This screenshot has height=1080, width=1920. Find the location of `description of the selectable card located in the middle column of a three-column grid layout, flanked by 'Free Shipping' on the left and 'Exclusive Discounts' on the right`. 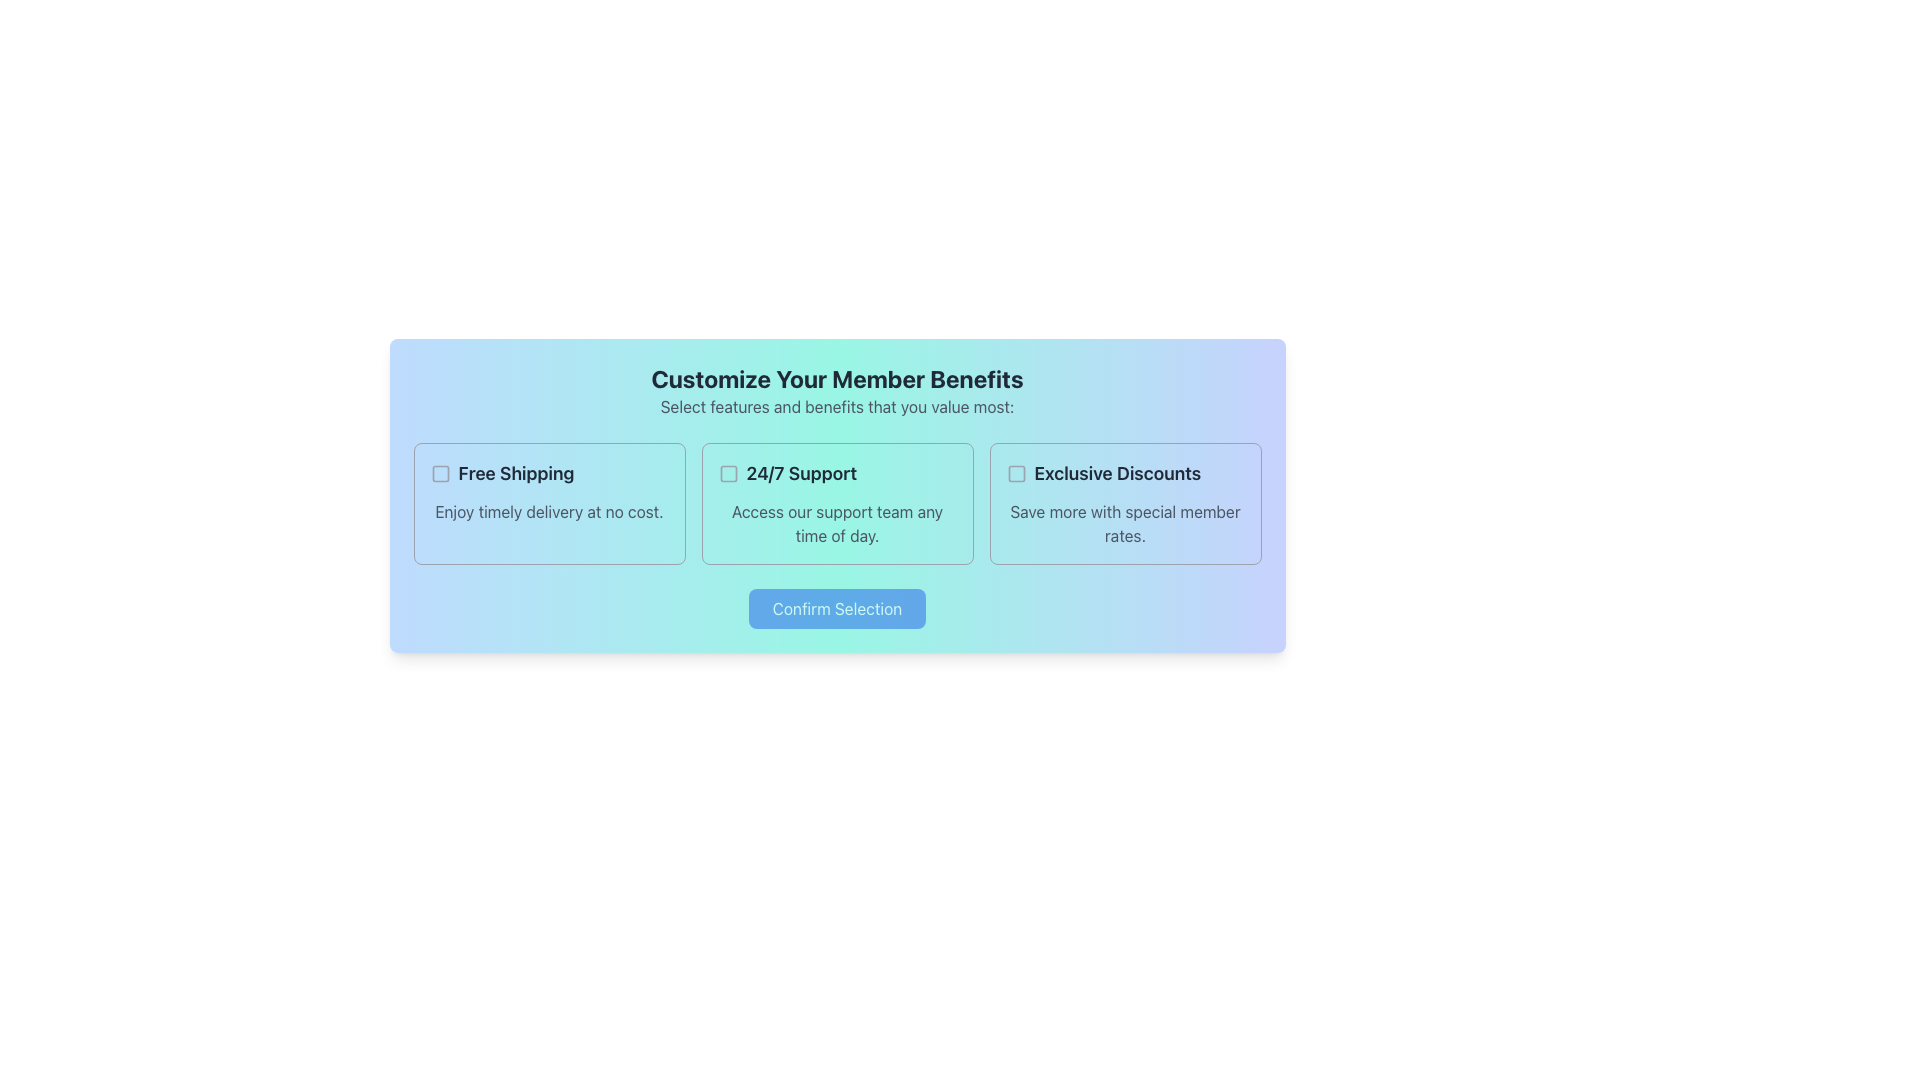

description of the selectable card located in the middle column of a three-column grid layout, flanked by 'Free Shipping' on the left and 'Exclusive Discounts' on the right is located at coordinates (837, 503).